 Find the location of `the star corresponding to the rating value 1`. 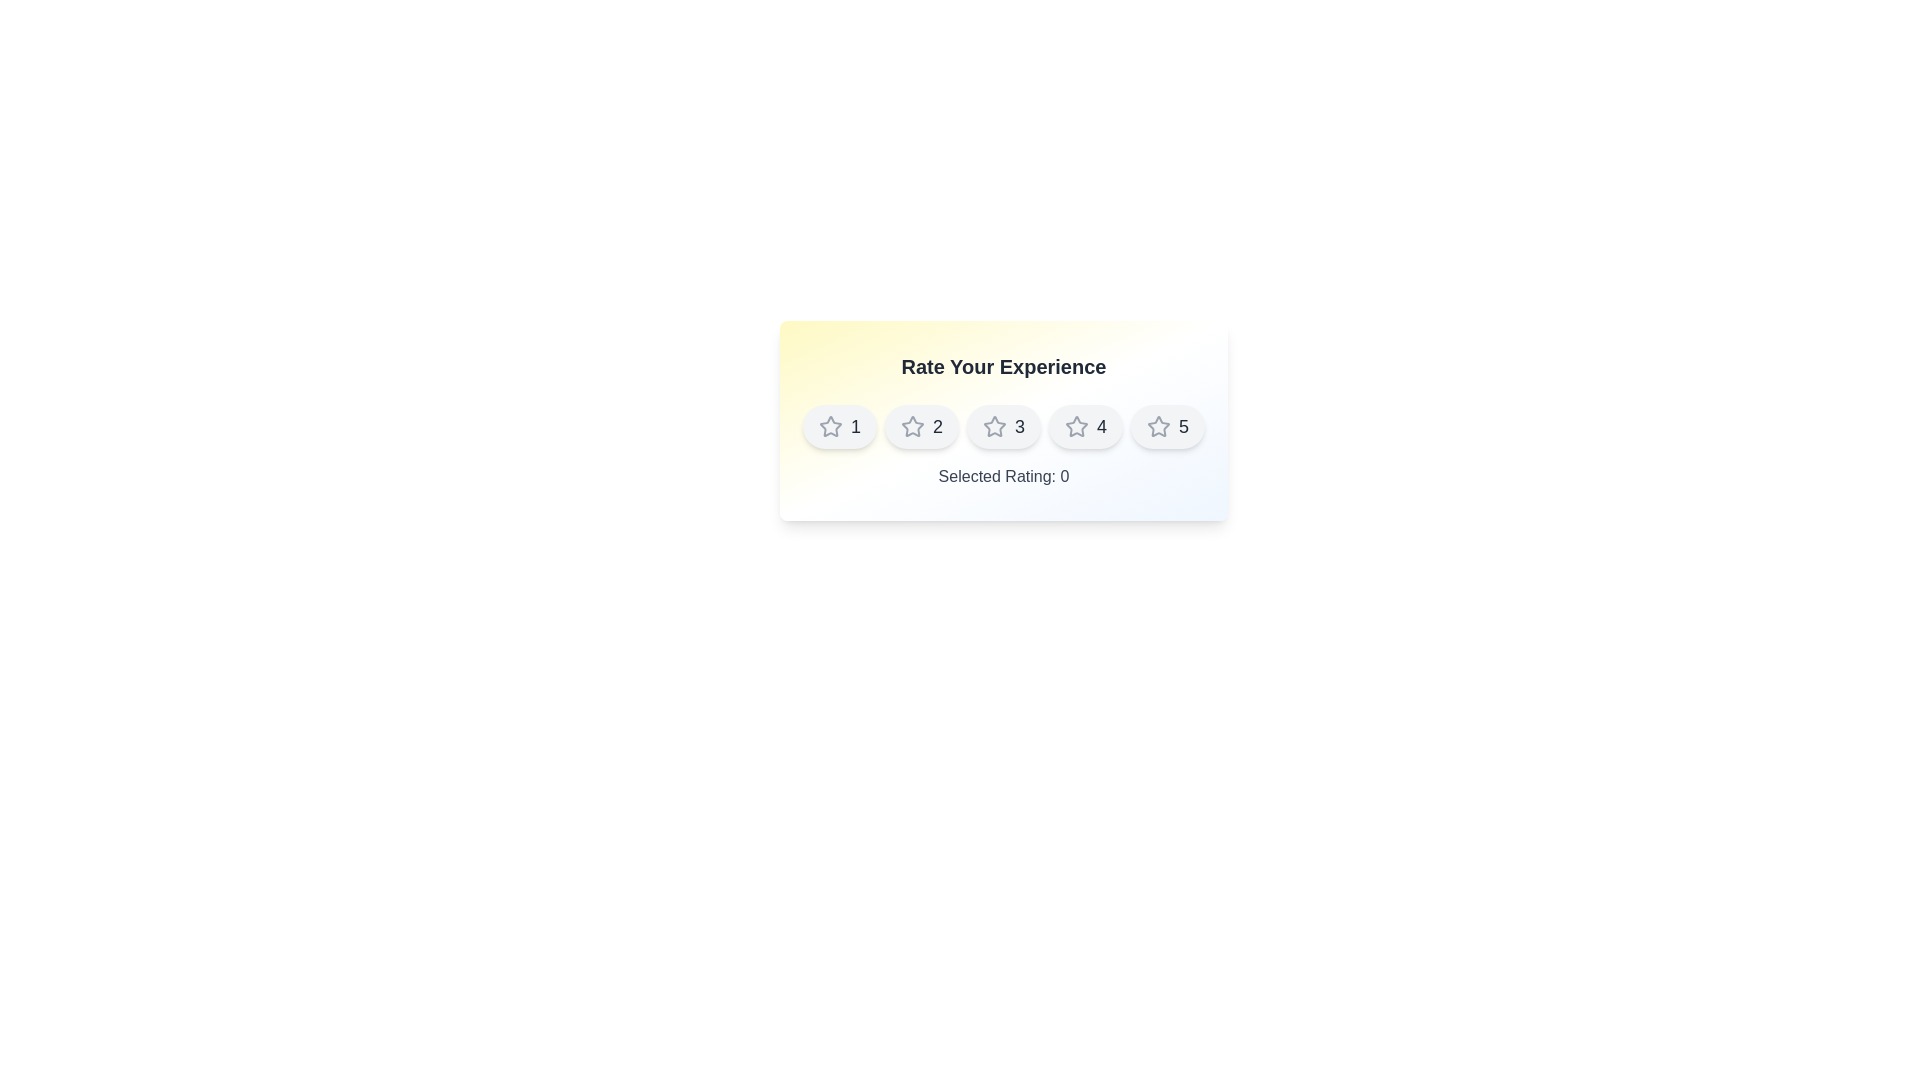

the star corresponding to the rating value 1 is located at coordinates (840, 426).